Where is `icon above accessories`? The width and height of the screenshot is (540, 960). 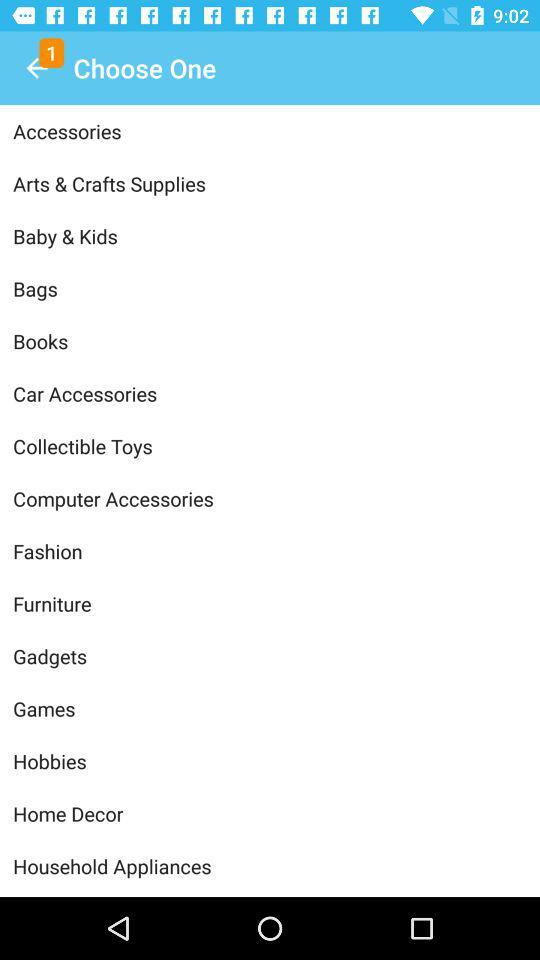
icon above accessories is located at coordinates (36, 68).